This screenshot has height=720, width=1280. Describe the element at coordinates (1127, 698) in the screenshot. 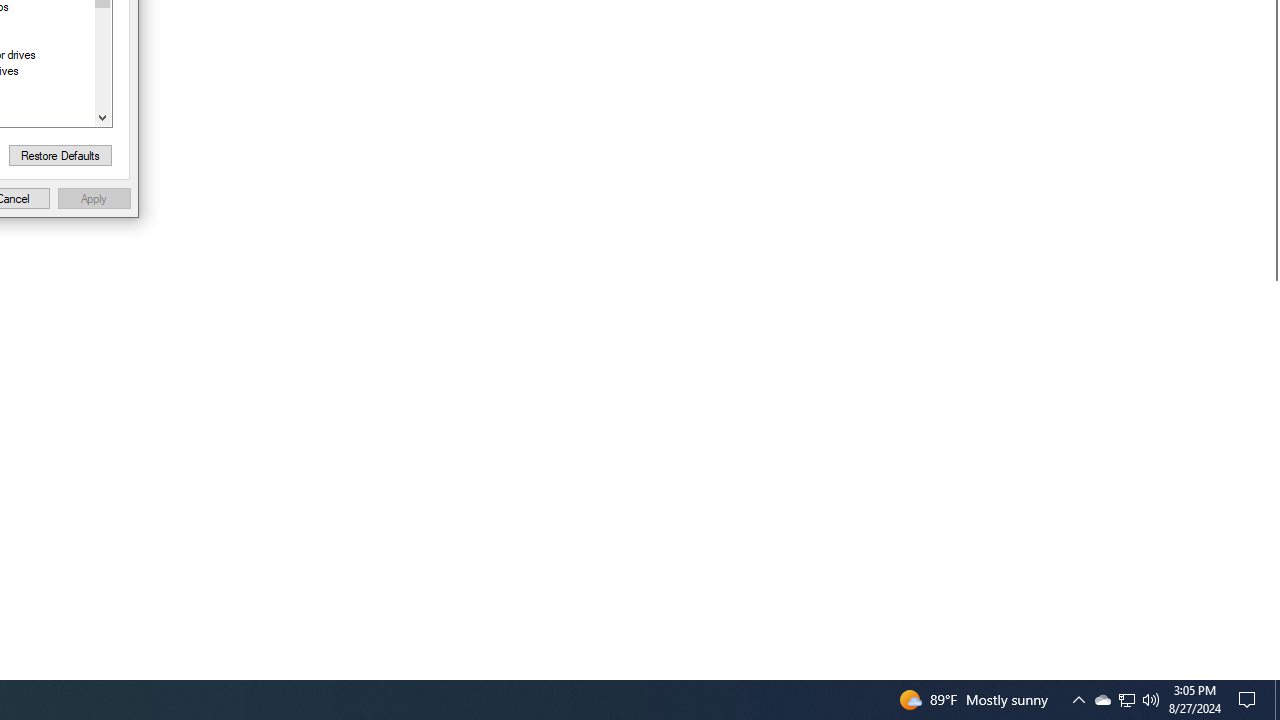

I see `'User Promoted Notification Area'` at that location.